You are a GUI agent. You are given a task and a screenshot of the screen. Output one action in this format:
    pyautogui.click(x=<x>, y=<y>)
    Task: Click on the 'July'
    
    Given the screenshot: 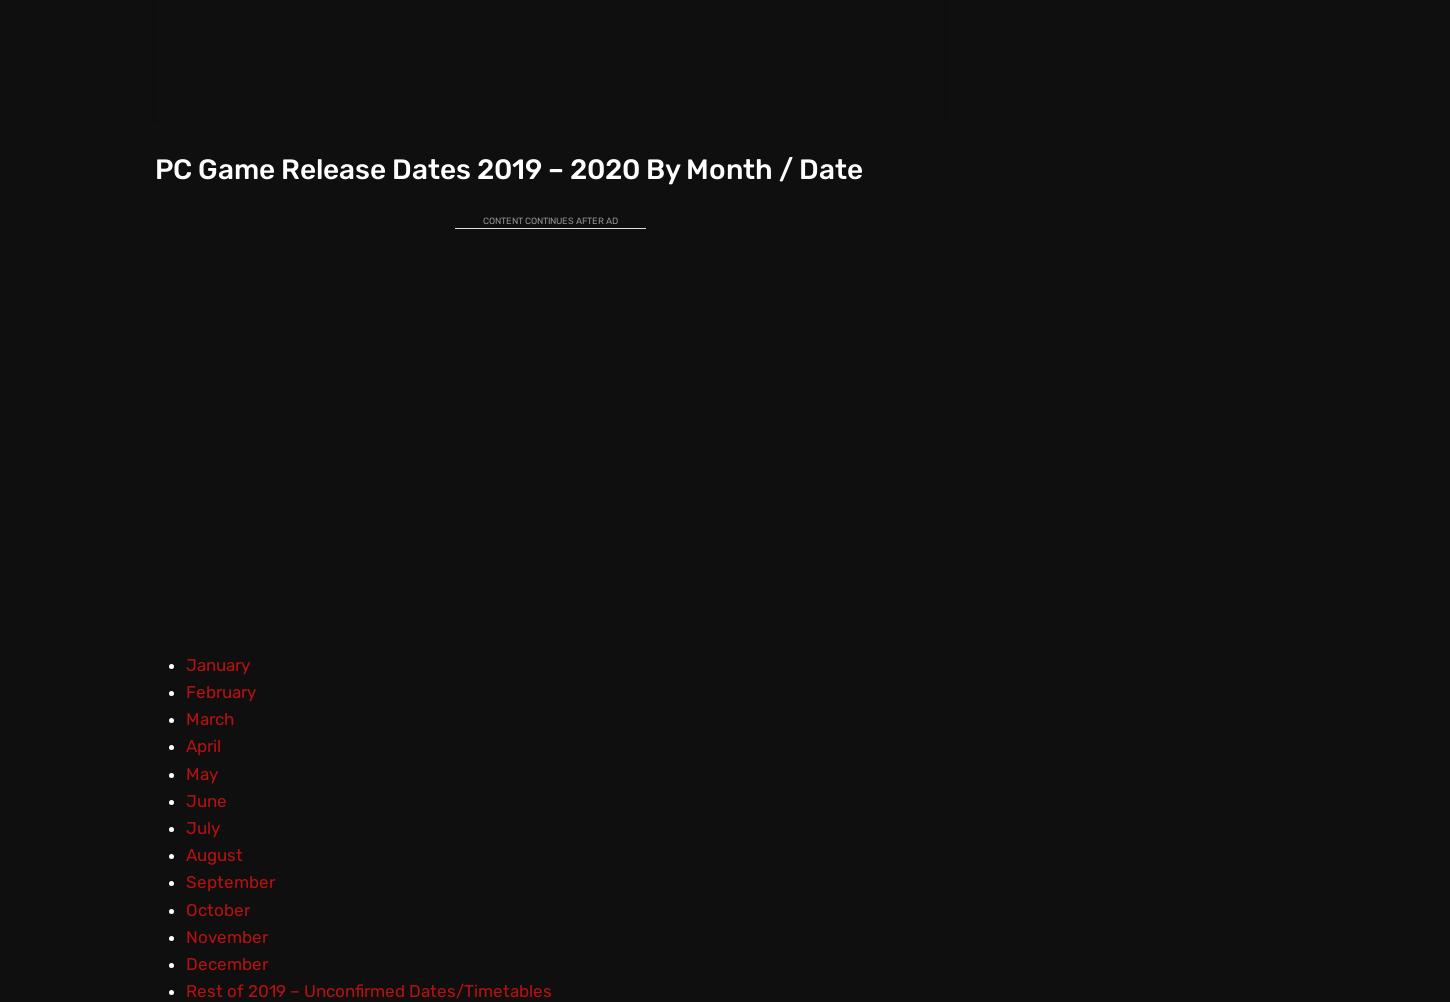 What is the action you would take?
    pyautogui.click(x=200, y=826)
    